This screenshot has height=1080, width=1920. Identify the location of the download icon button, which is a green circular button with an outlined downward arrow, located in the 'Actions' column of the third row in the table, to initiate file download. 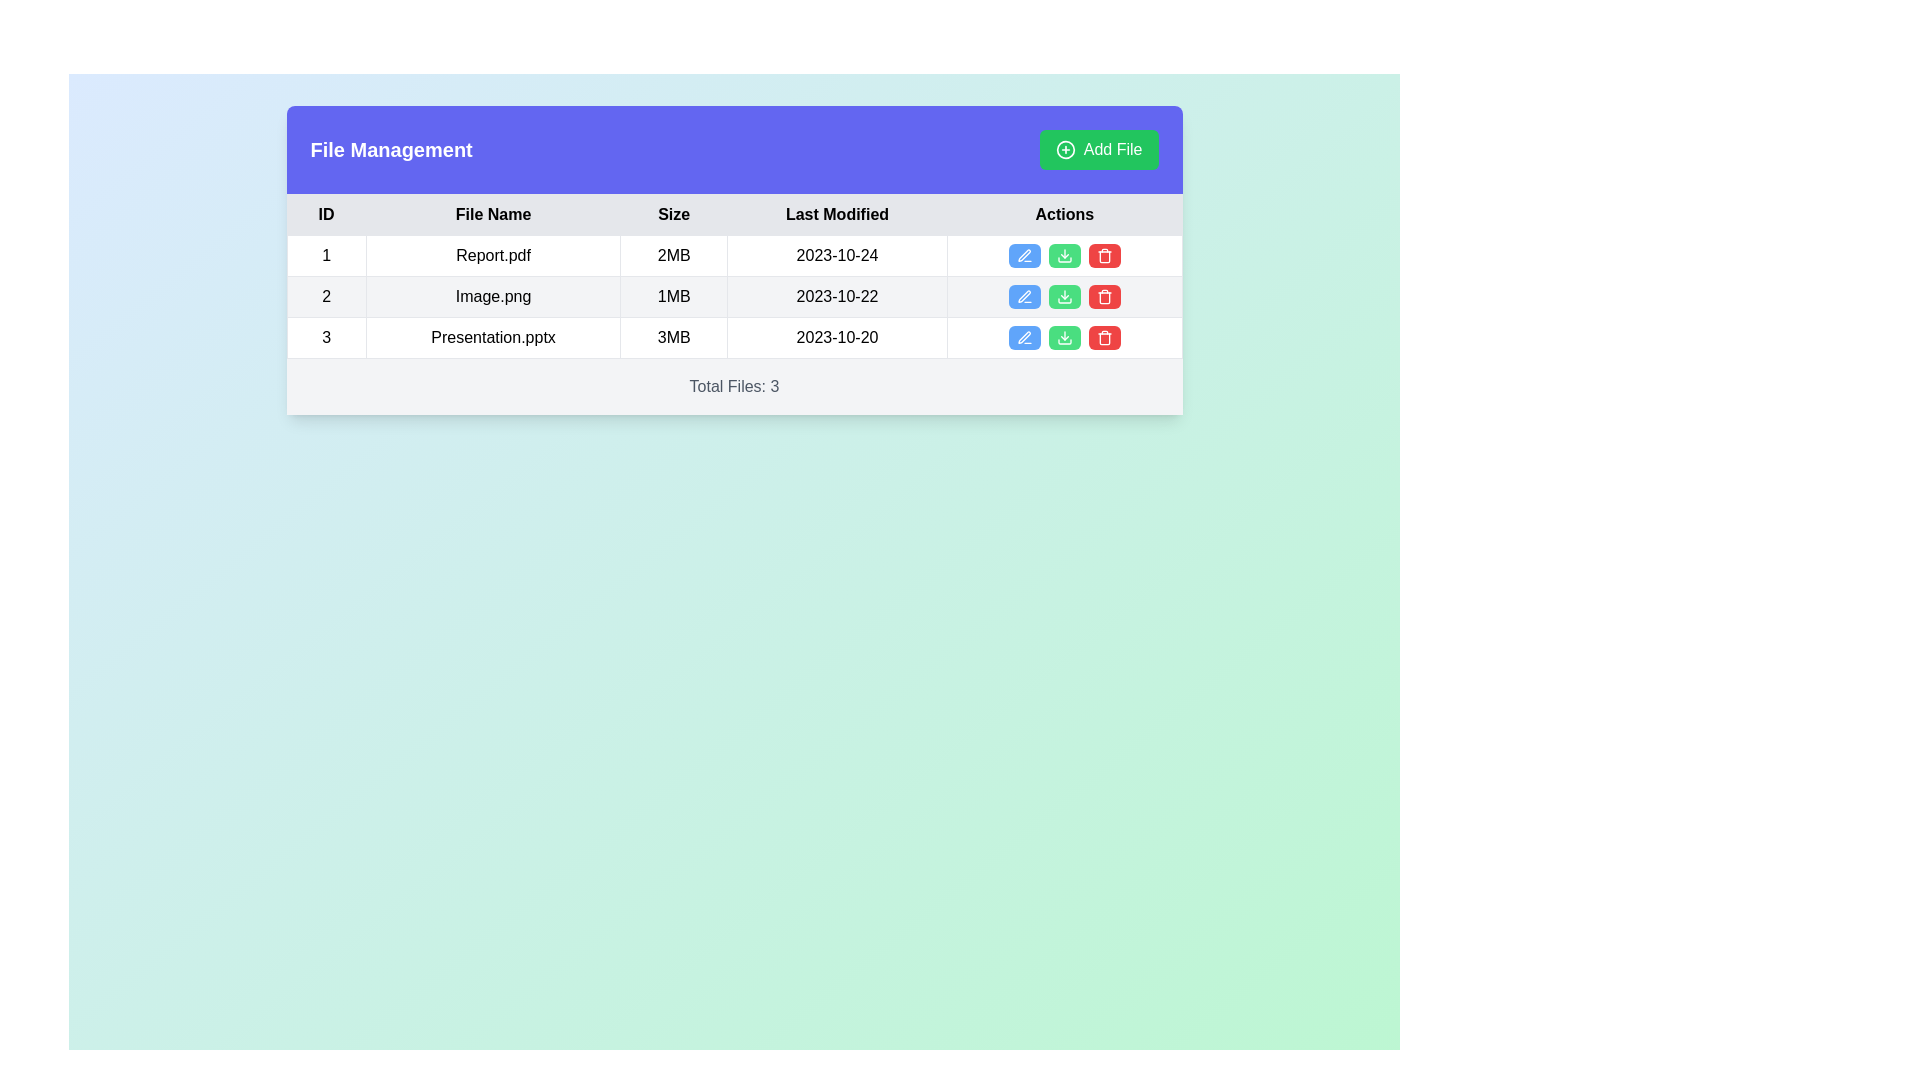
(1063, 337).